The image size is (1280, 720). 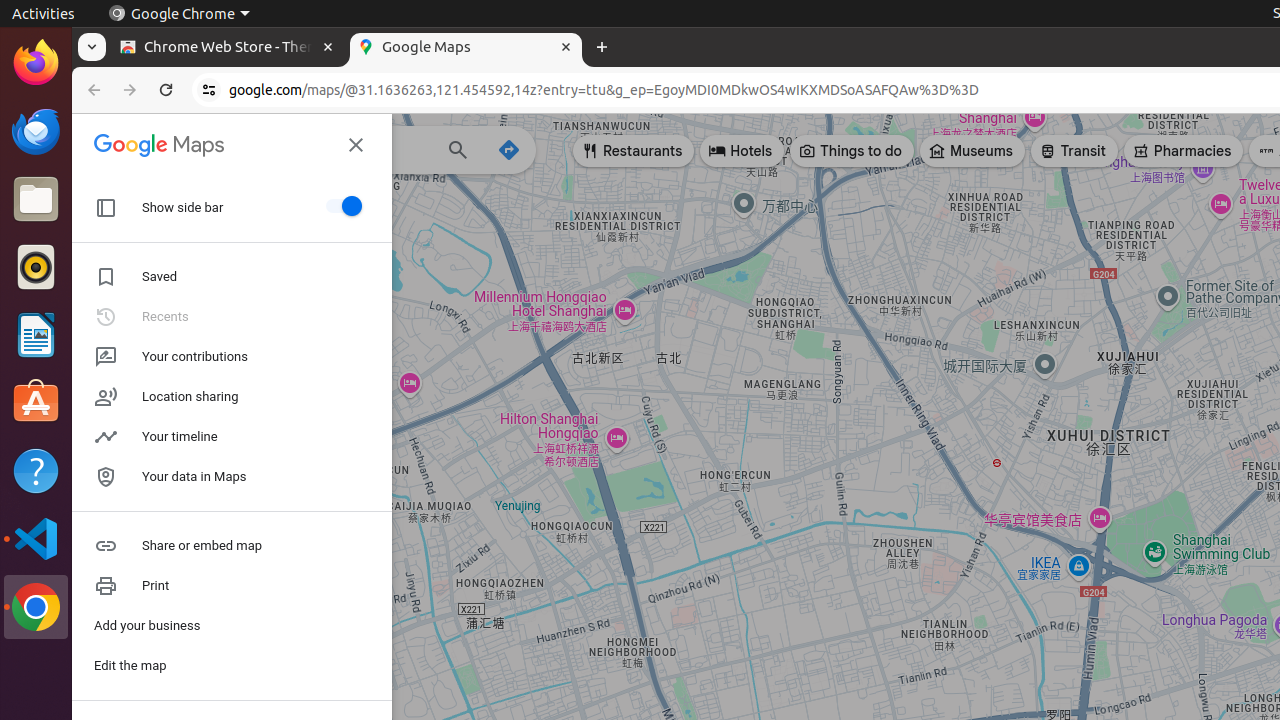 What do you see at coordinates (231, 355) in the screenshot?
I see `'Your contributions'` at bounding box center [231, 355].